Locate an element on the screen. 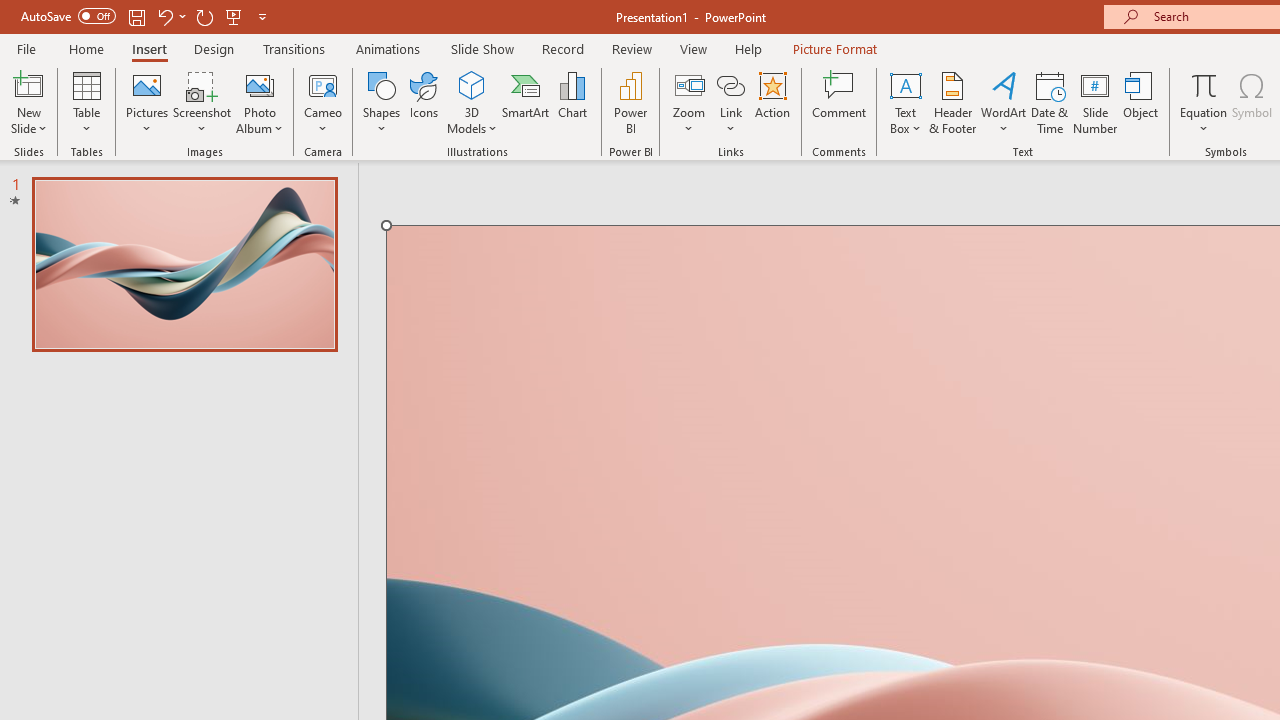 The width and height of the screenshot is (1280, 720). 'Equation' is located at coordinates (1202, 84).